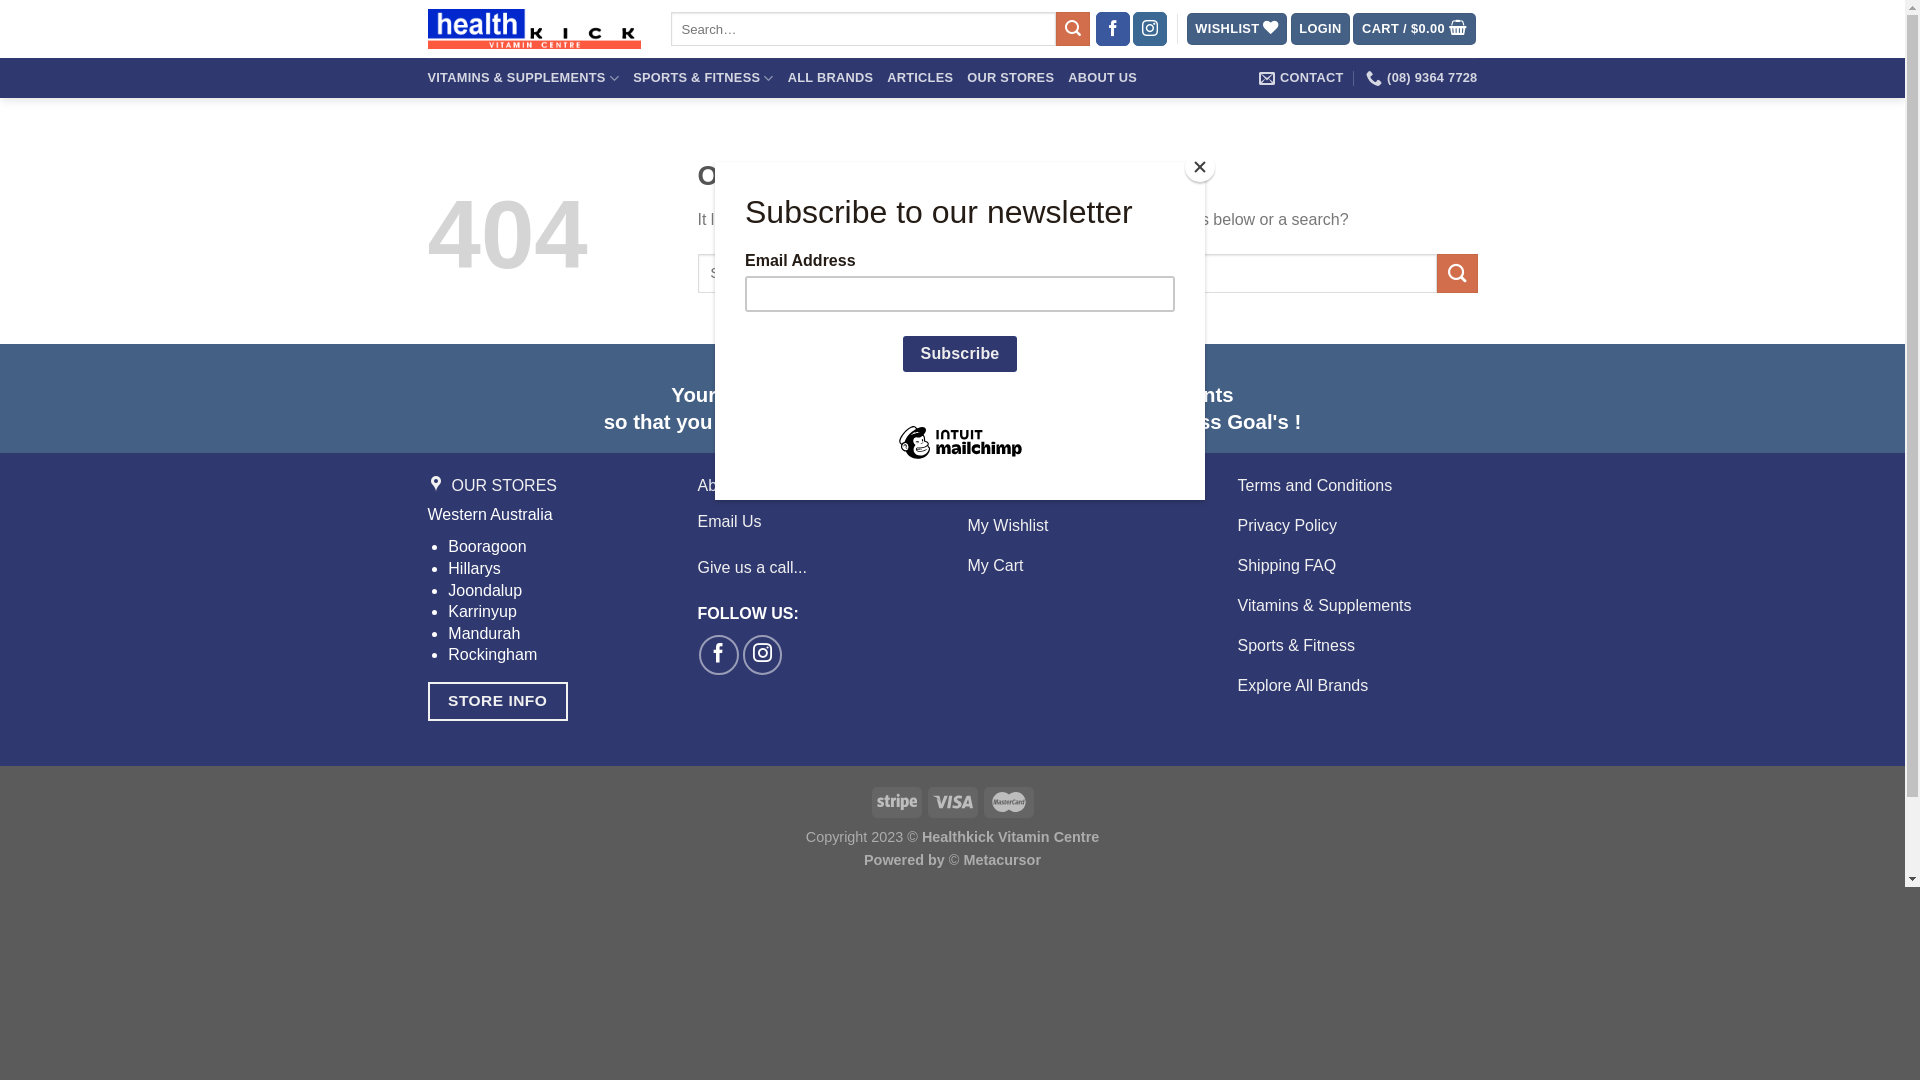  What do you see at coordinates (1358, 569) in the screenshot?
I see `'Shipping FAQ'` at bounding box center [1358, 569].